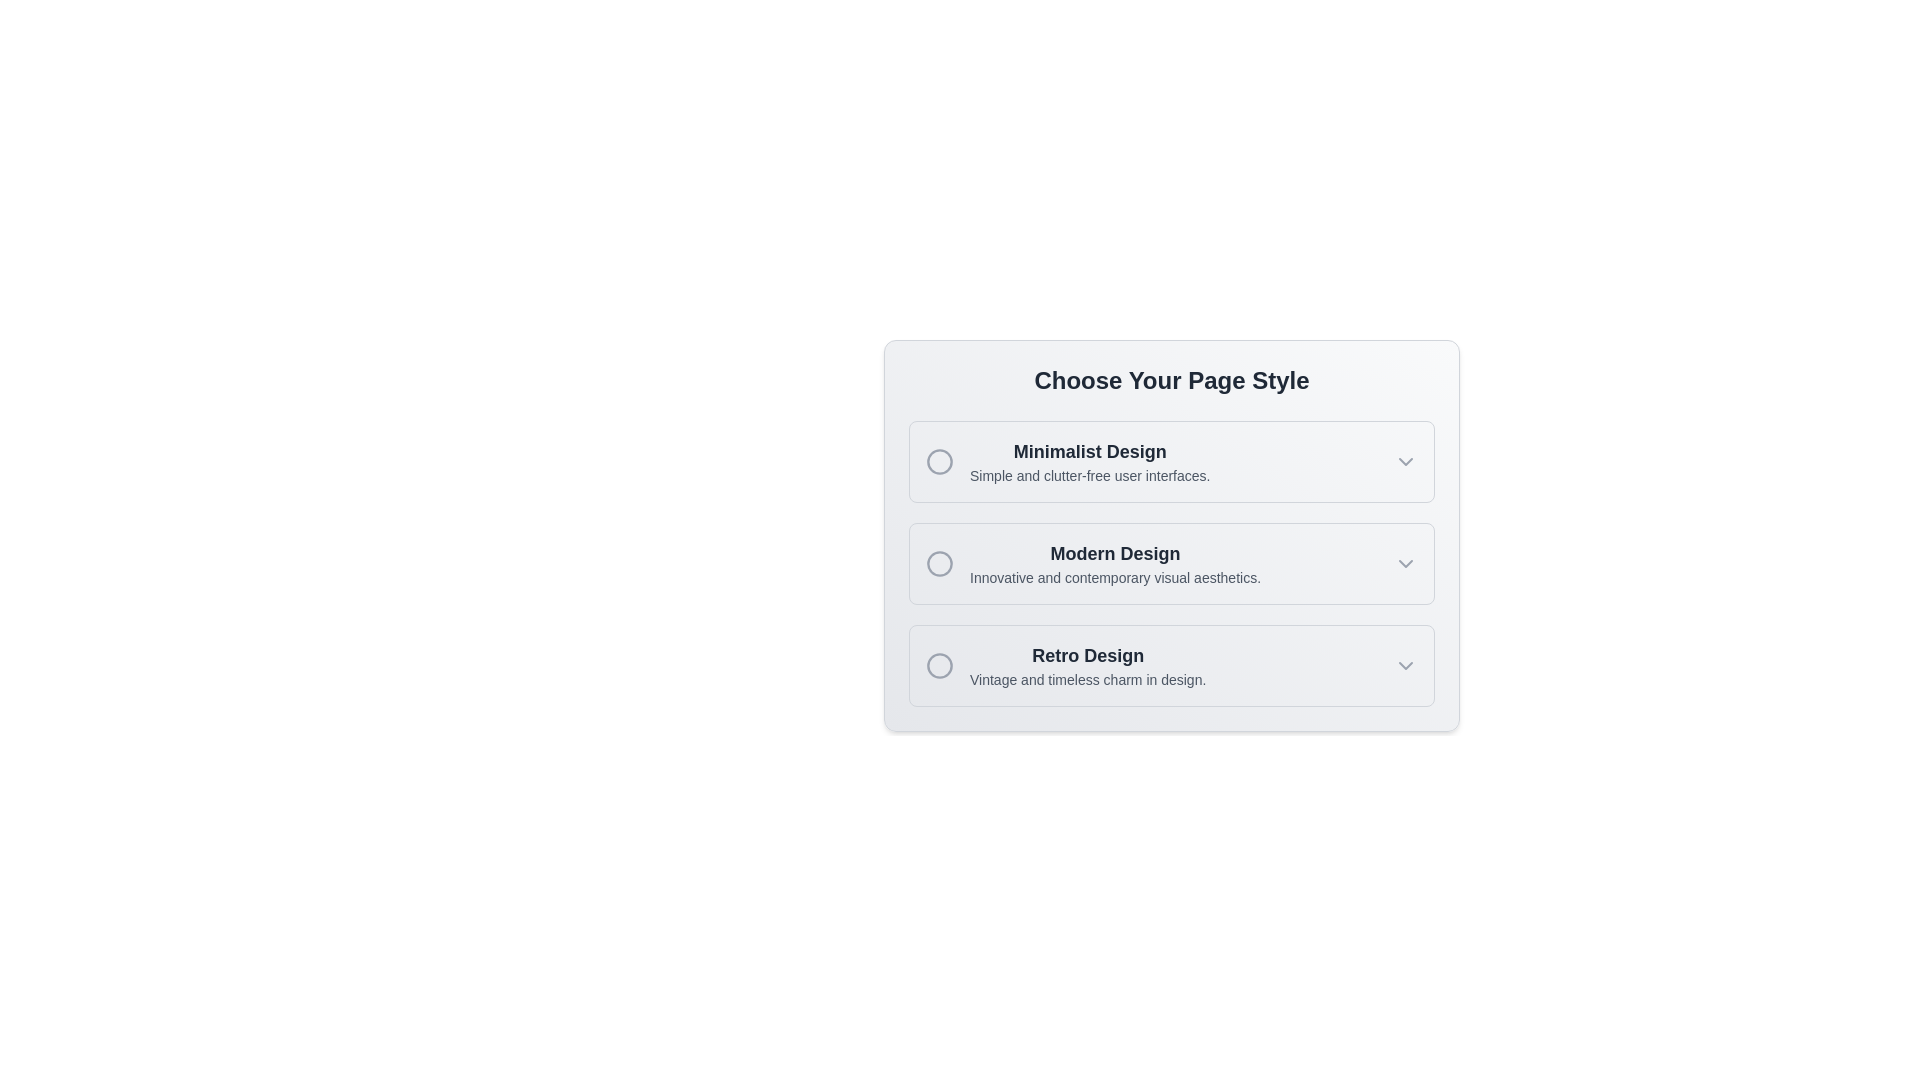  Describe the element at coordinates (1405, 563) in the screenshot. I see `the chevron-type dropdown indicator located to the right of the 'Modern Design' menu item` at that location.